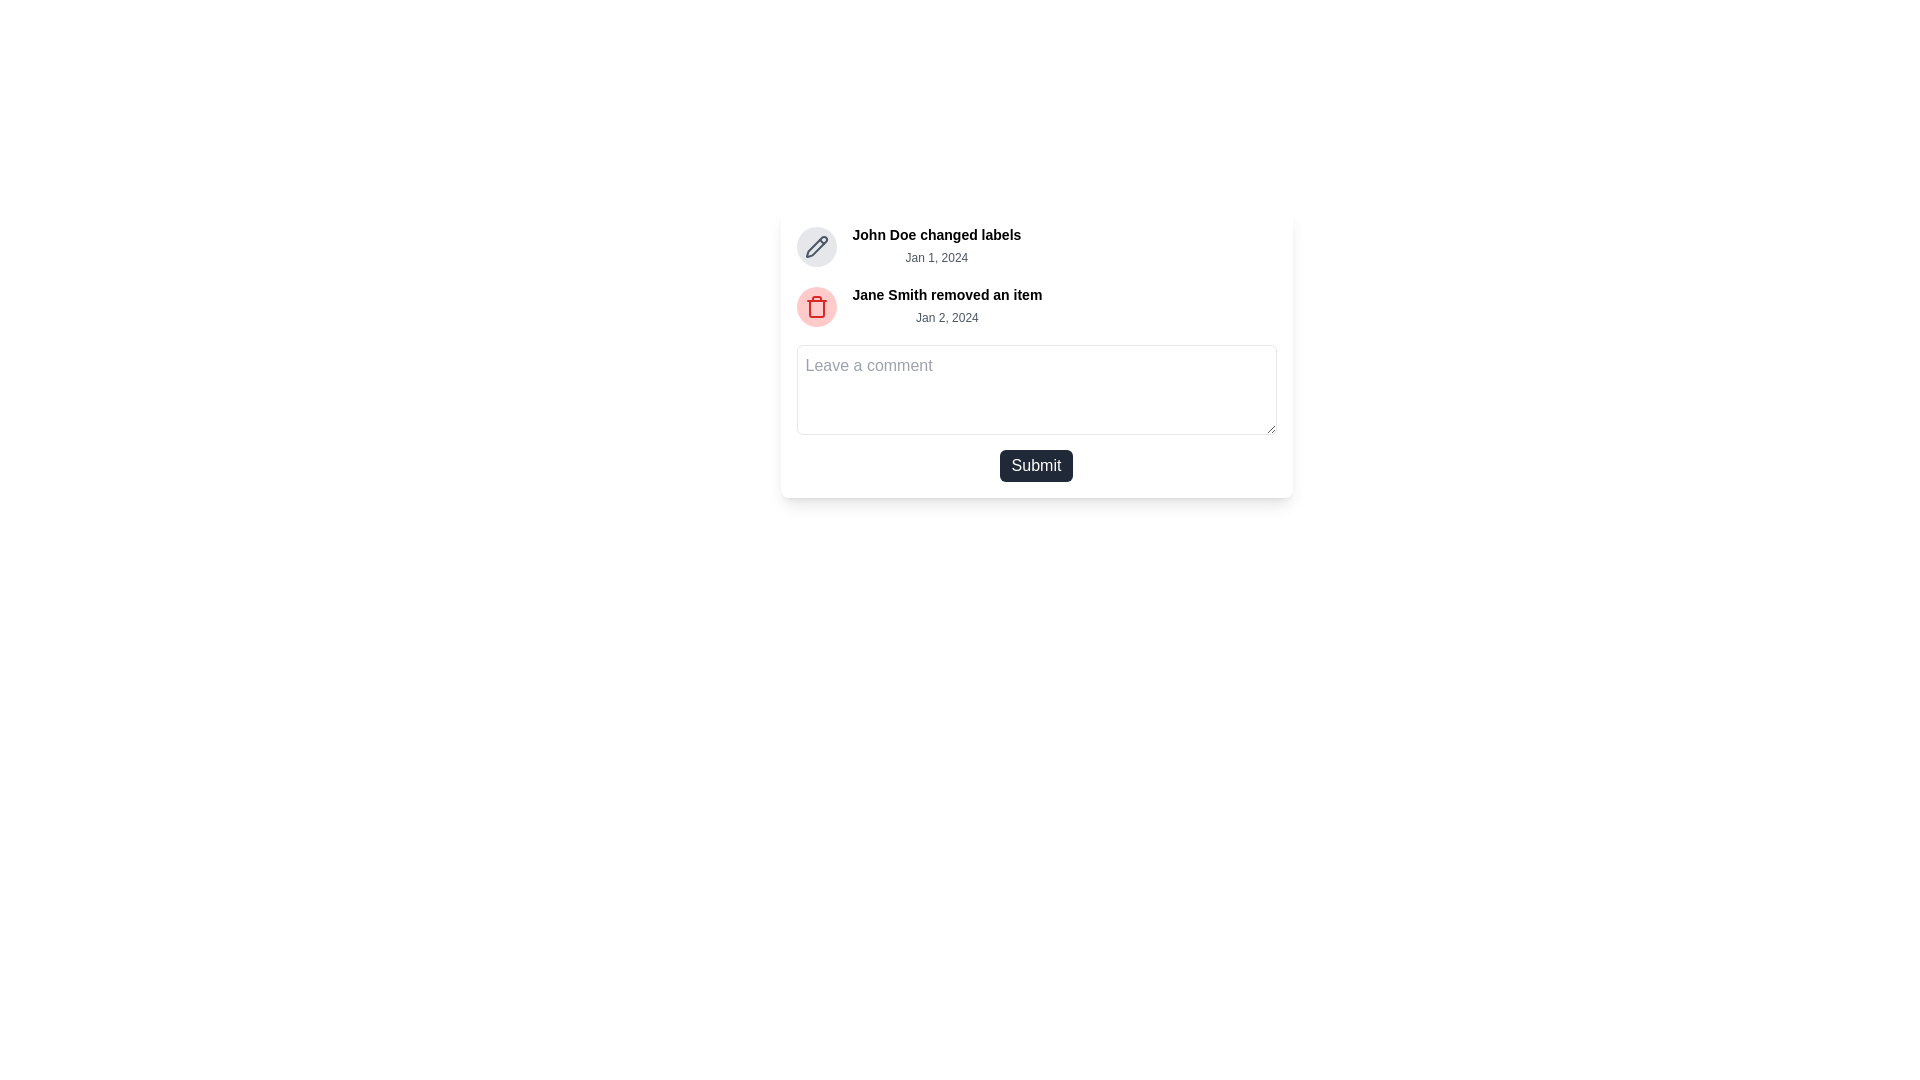 The width and height of the screenshot is (1920, 1080). What do you see at coordinates (935, 234) in the screenshot?
I see `the activity information text that displays action performed by user 'John Doe', located above the date 'Jan 1, 2024' in the activity card` at bounding box center [935, 234].